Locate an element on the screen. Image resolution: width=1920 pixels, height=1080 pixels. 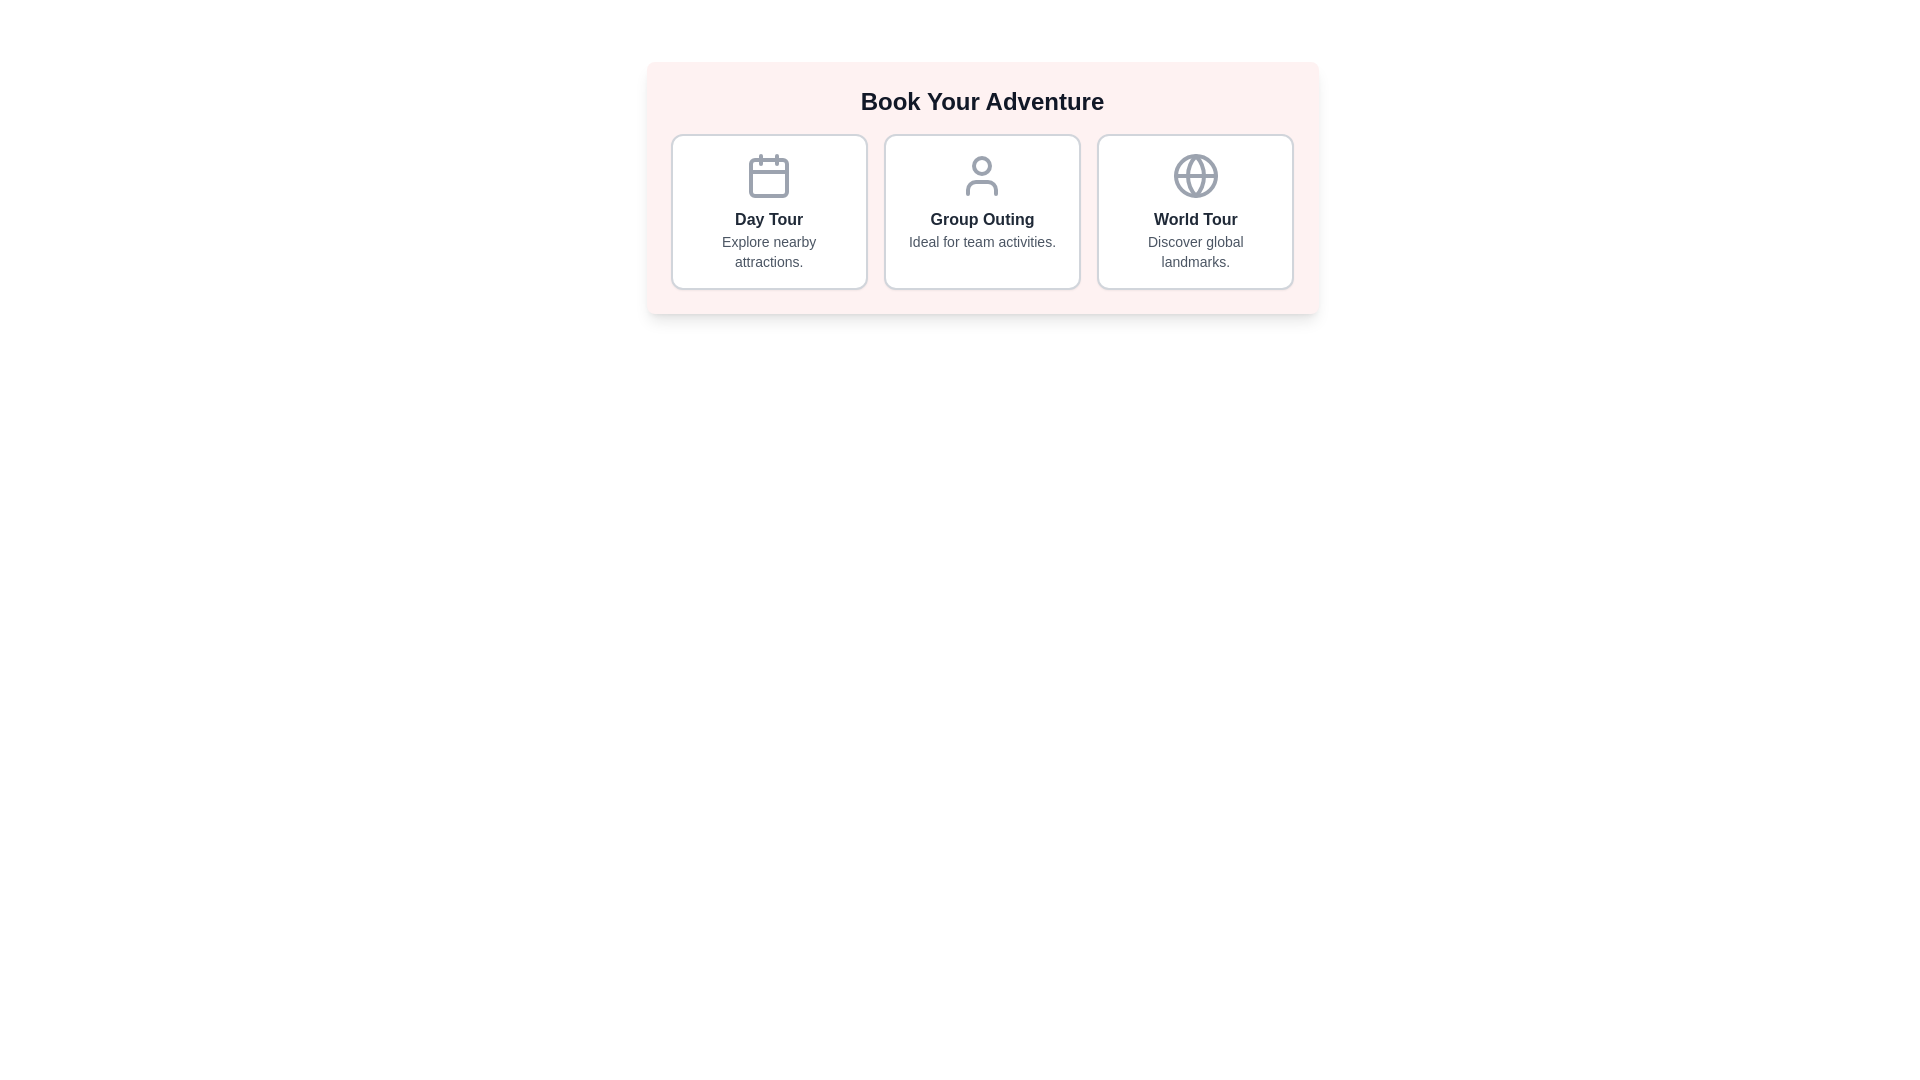
the 'Day Tour' text label, which serves as the title for the first option in a selection area, located at the top of the first column in a horizontally arranged set of three blocks is located at coordinates (768, 219).